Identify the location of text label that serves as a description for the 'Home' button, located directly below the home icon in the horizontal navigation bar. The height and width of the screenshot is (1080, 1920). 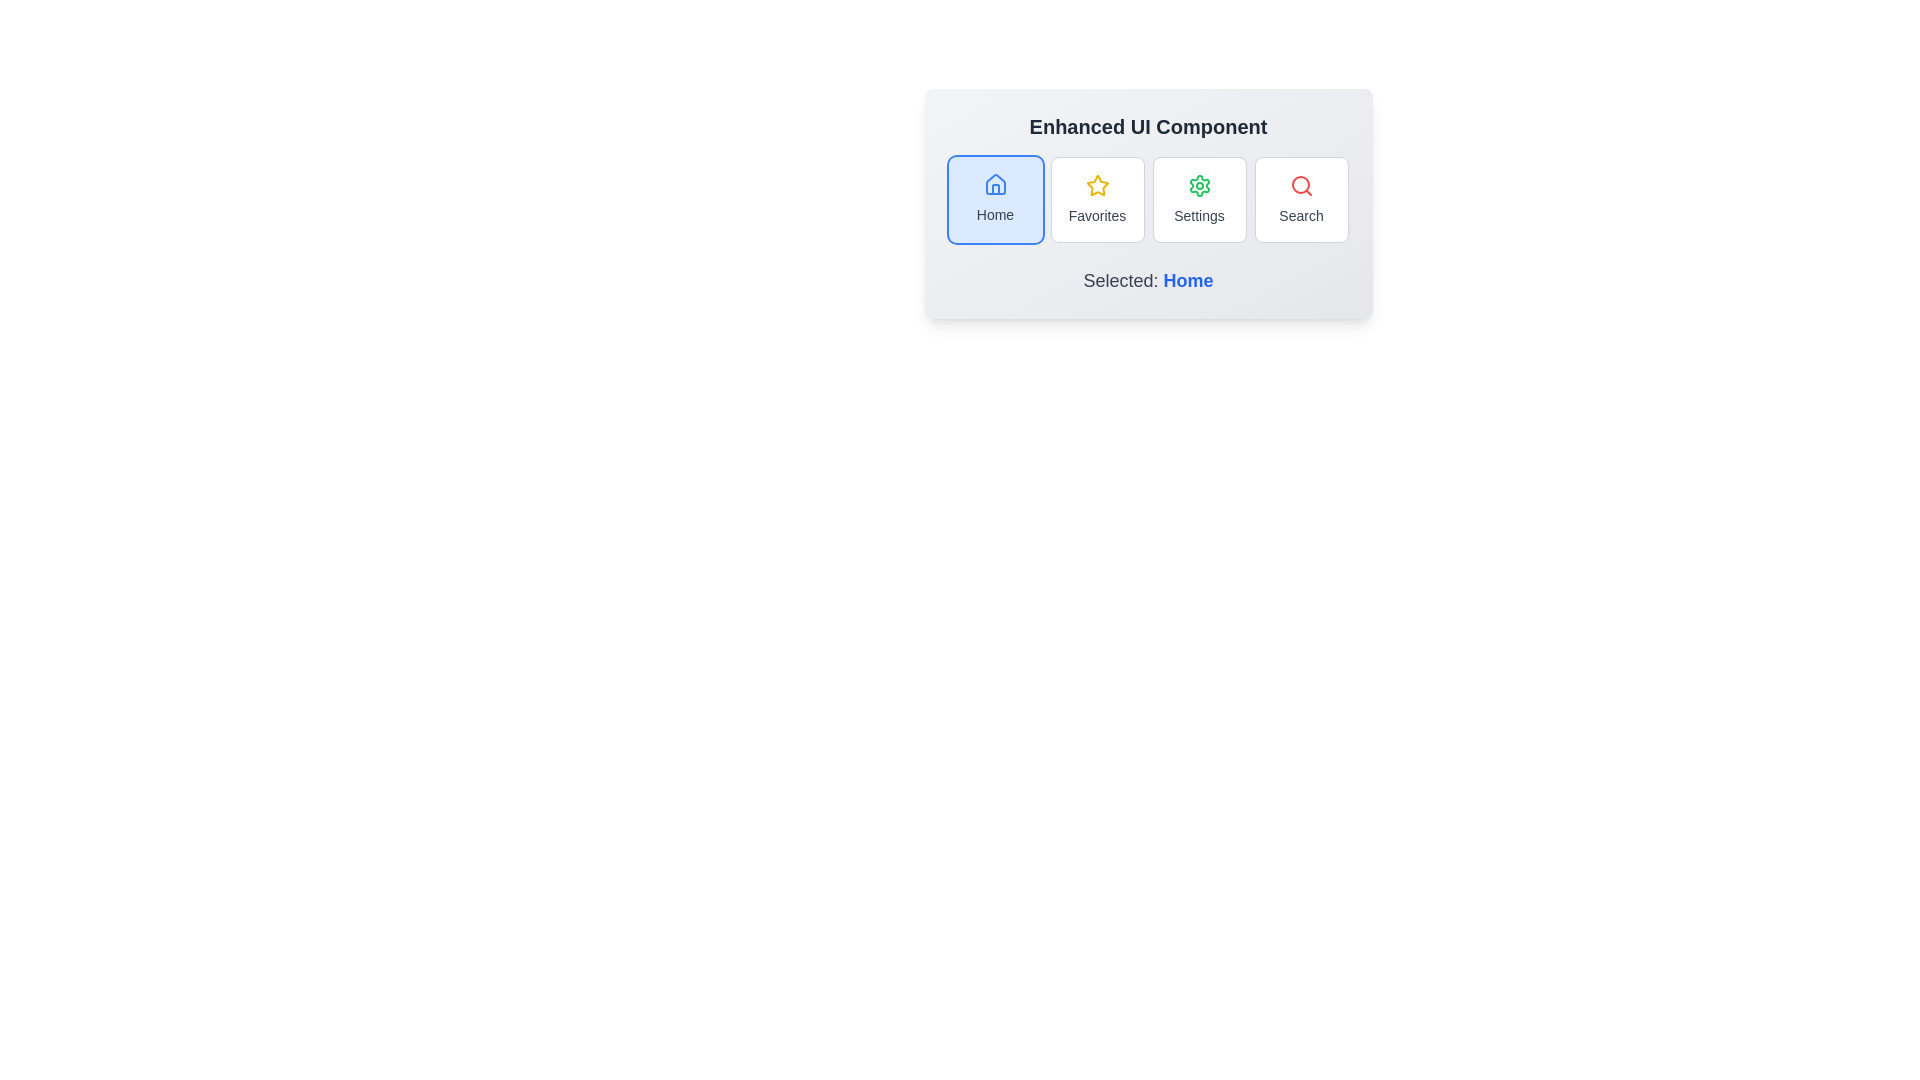
(995, 215).